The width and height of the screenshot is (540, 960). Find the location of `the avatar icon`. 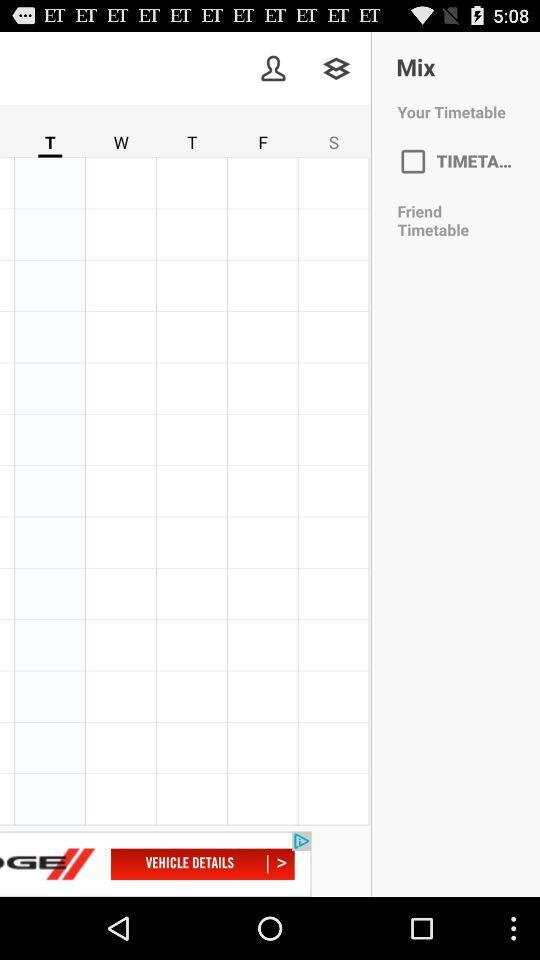

the avatar icon is located at coordinates (272, 73).